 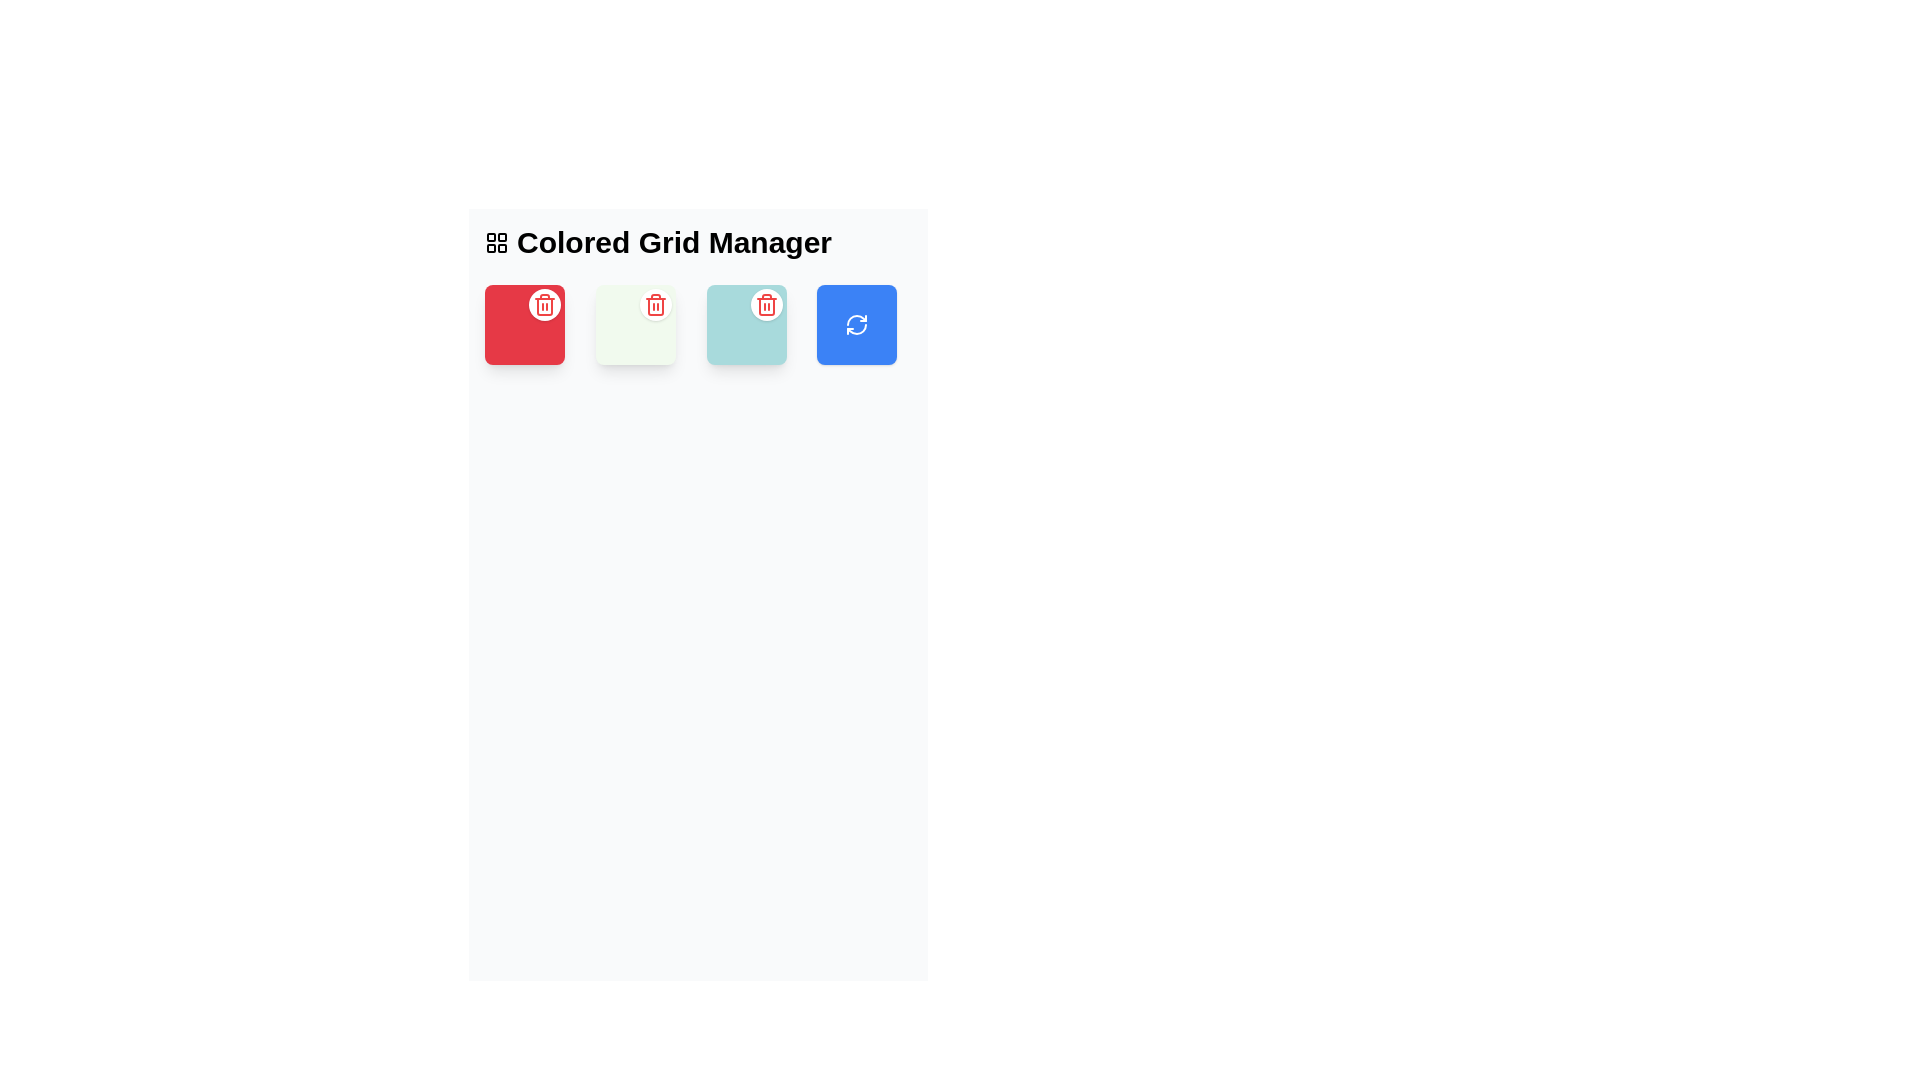 What do you see at coordinates (857, 323) in the screenshot?
I see `the refresh icon located at the center of the blue square tile, which is the fourth tile in the horizontal row under the 'Colored Grid Manager' heading` at bounding box center [857, 323].